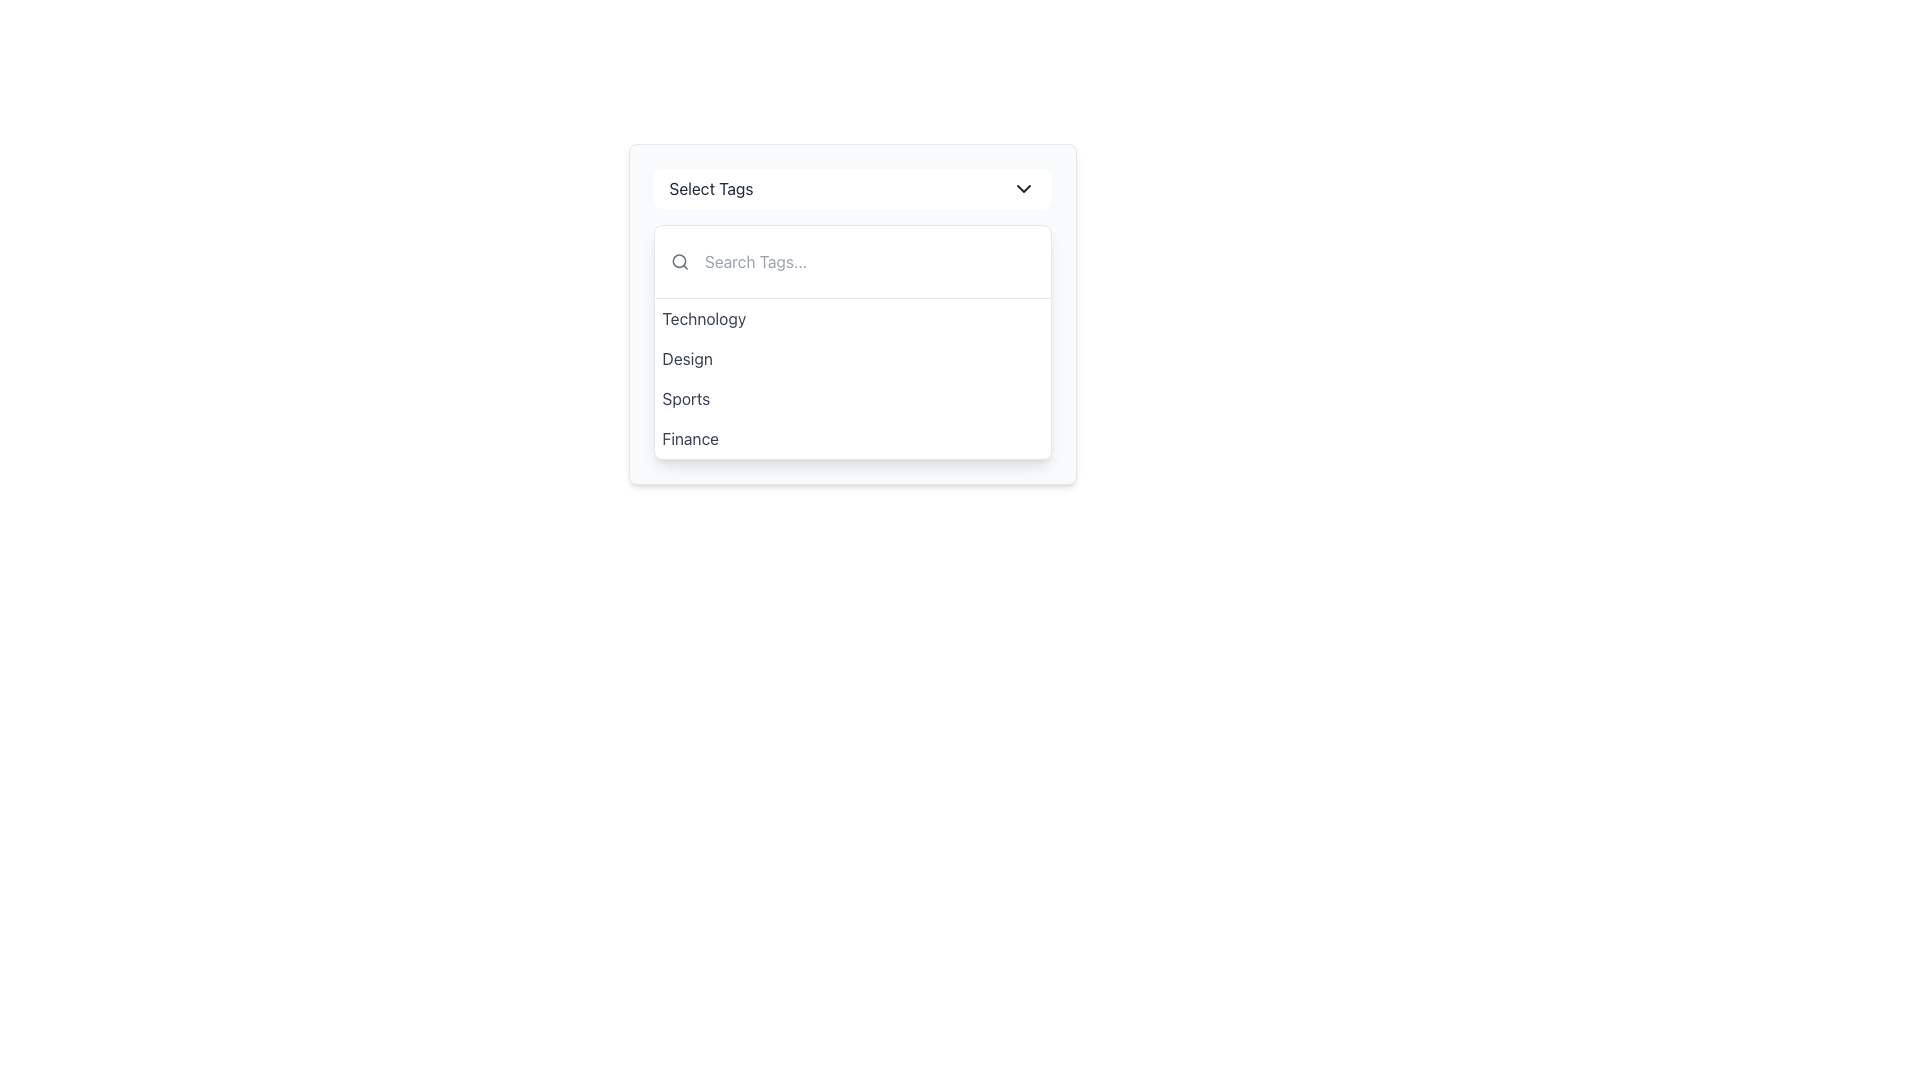  What do you see at coordinates (852, 357) in the screenshot?
I see `the 'Design' menu item in the dropdown list to trigger the hover effect, which is the second option below 'Technology'` at bounding box center [852, 357].